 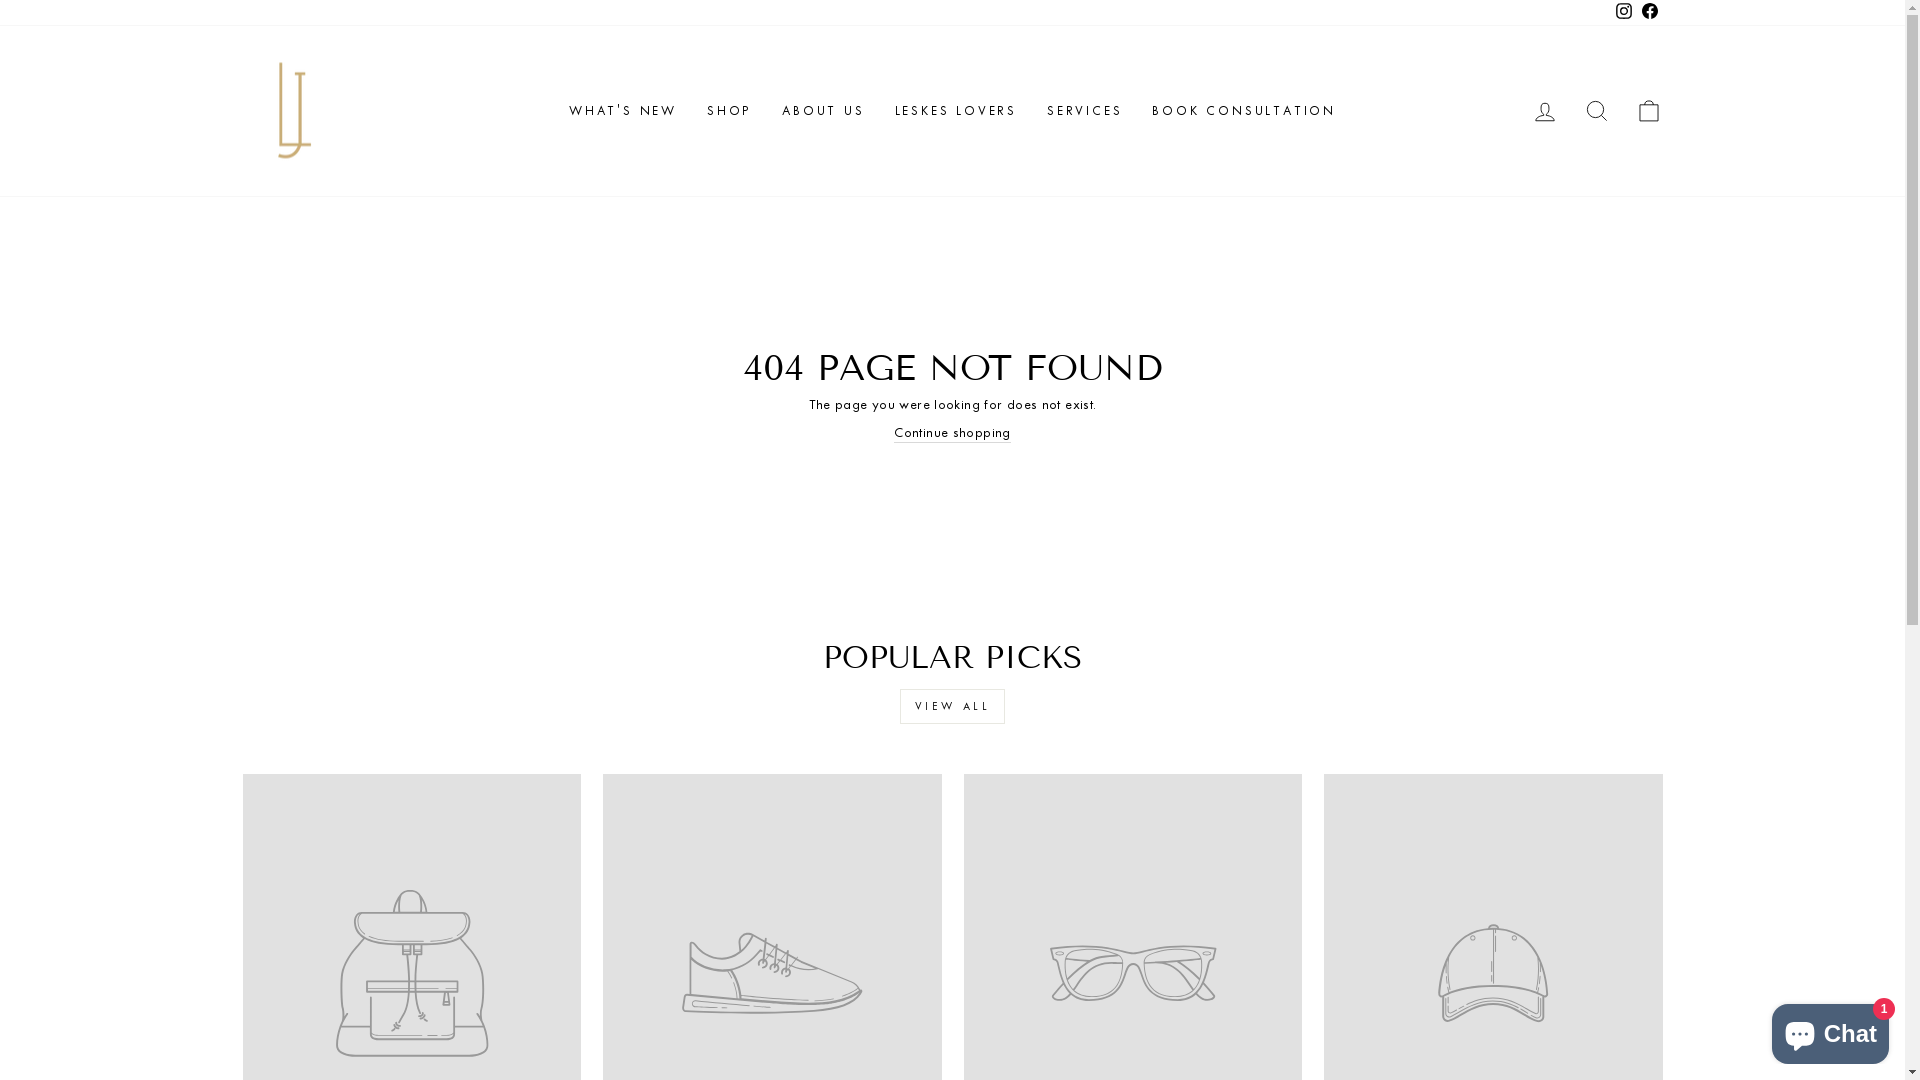 What do you see at coordinates (1830, 1029) in the screenshot?
I see `'Shopify online store chat'` at bounding box center [1830, 1029].